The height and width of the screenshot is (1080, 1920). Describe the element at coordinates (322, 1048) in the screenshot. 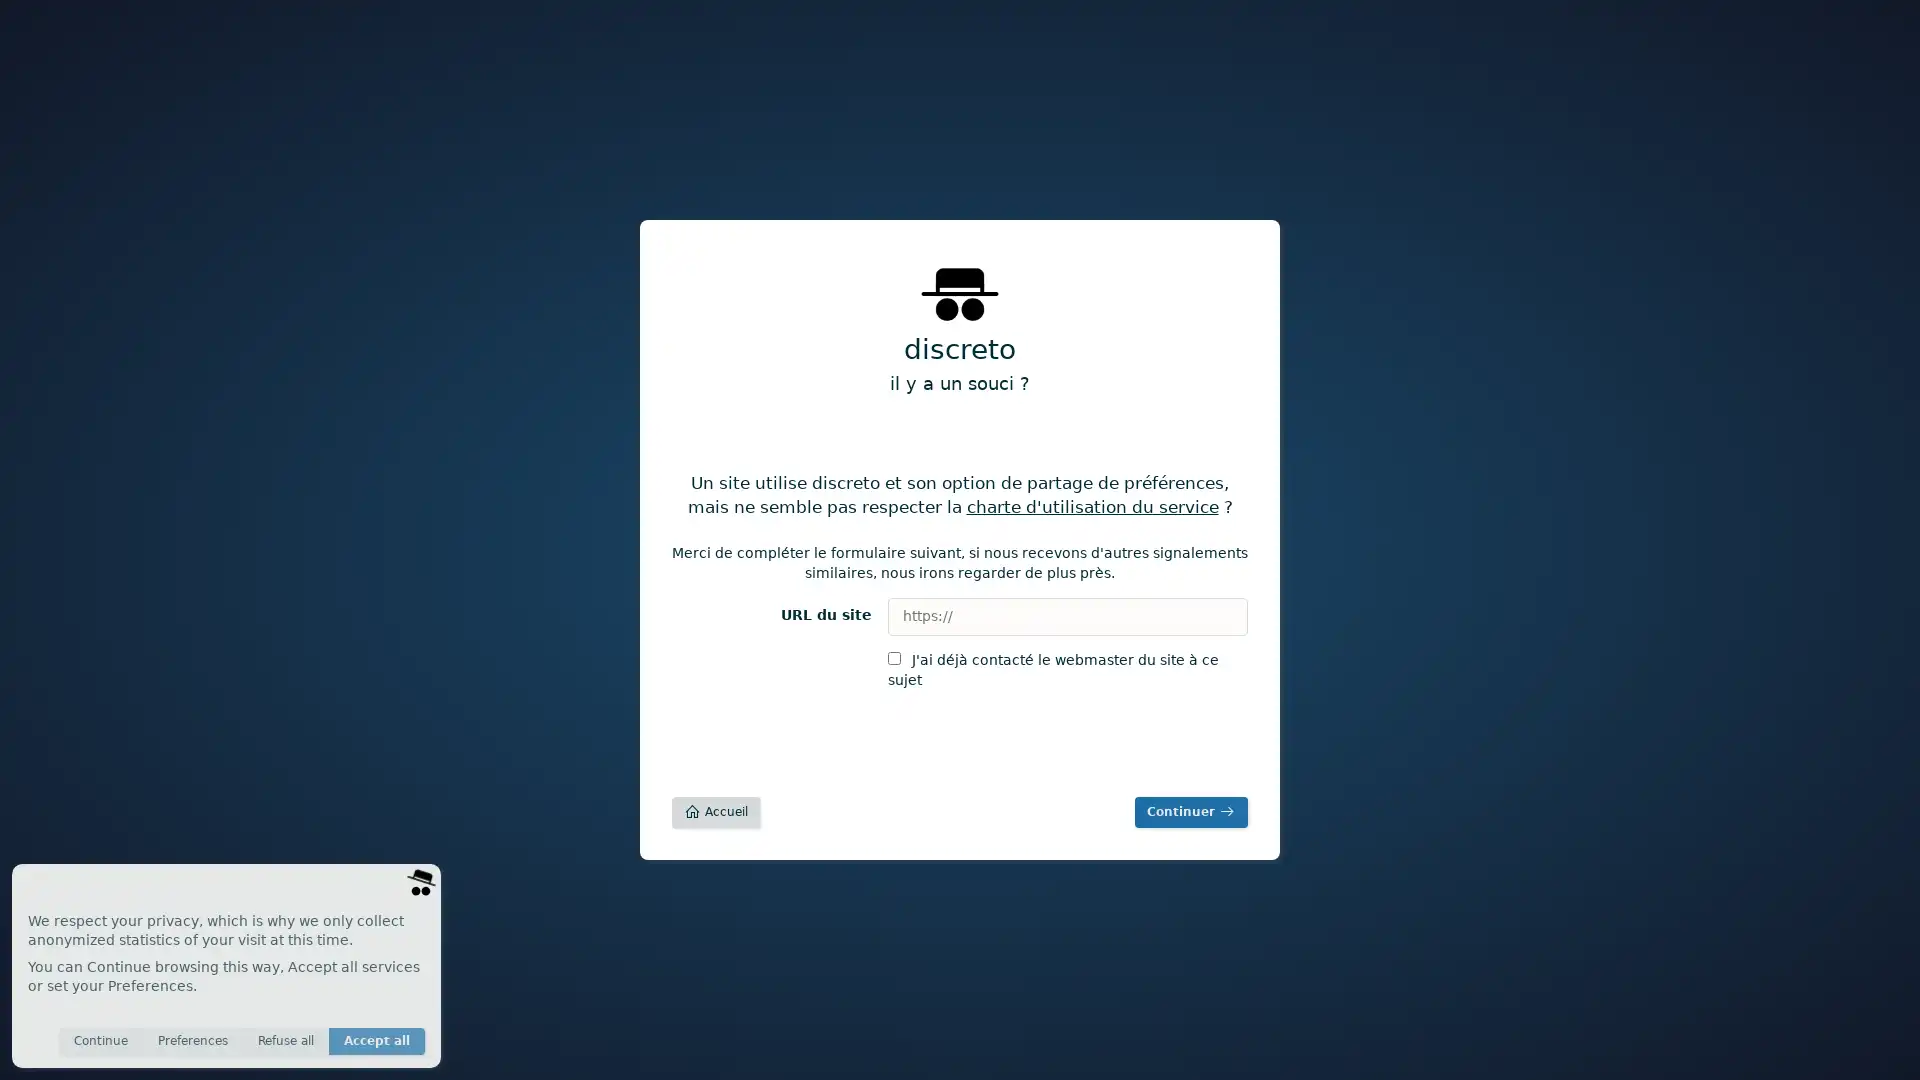

I see `Invisible` at that location.